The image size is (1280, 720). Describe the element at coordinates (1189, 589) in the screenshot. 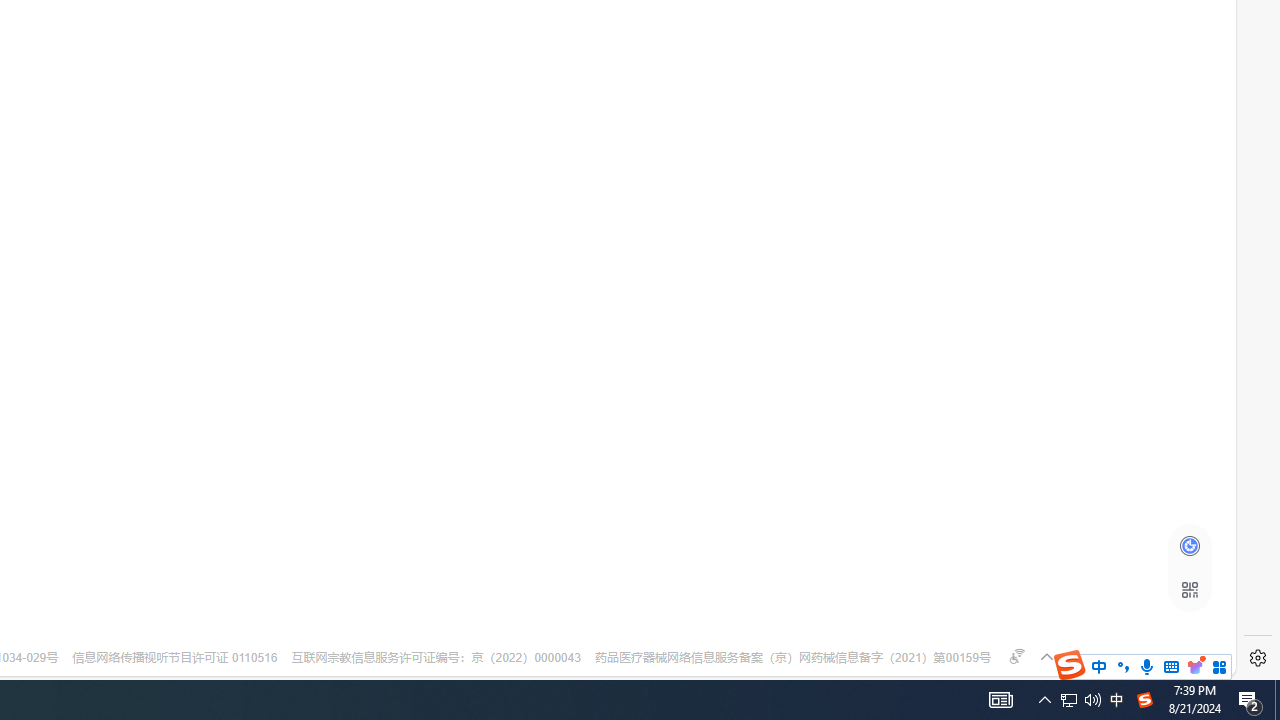

I see `'Class: icon'` at that location.